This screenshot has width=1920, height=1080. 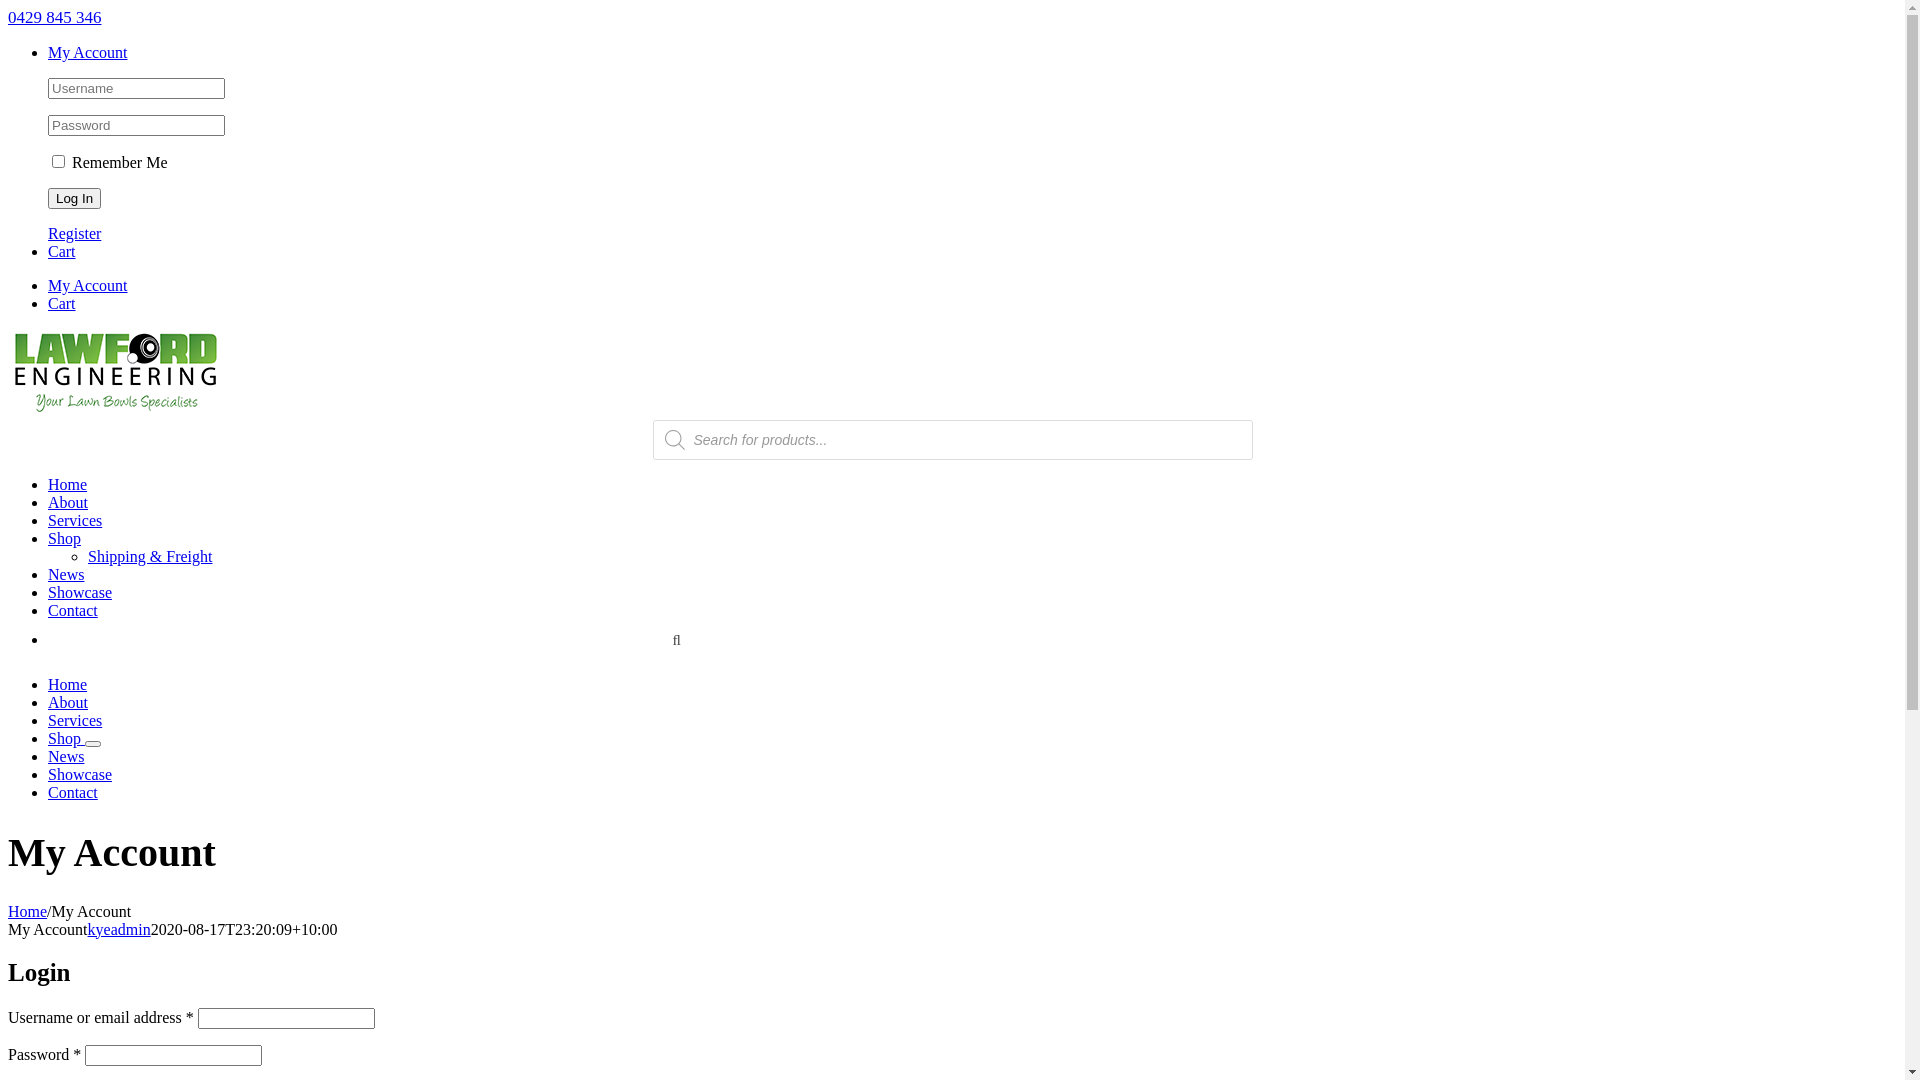 I want to click on 'Shipping & Freight', so click(x=148, y=556).